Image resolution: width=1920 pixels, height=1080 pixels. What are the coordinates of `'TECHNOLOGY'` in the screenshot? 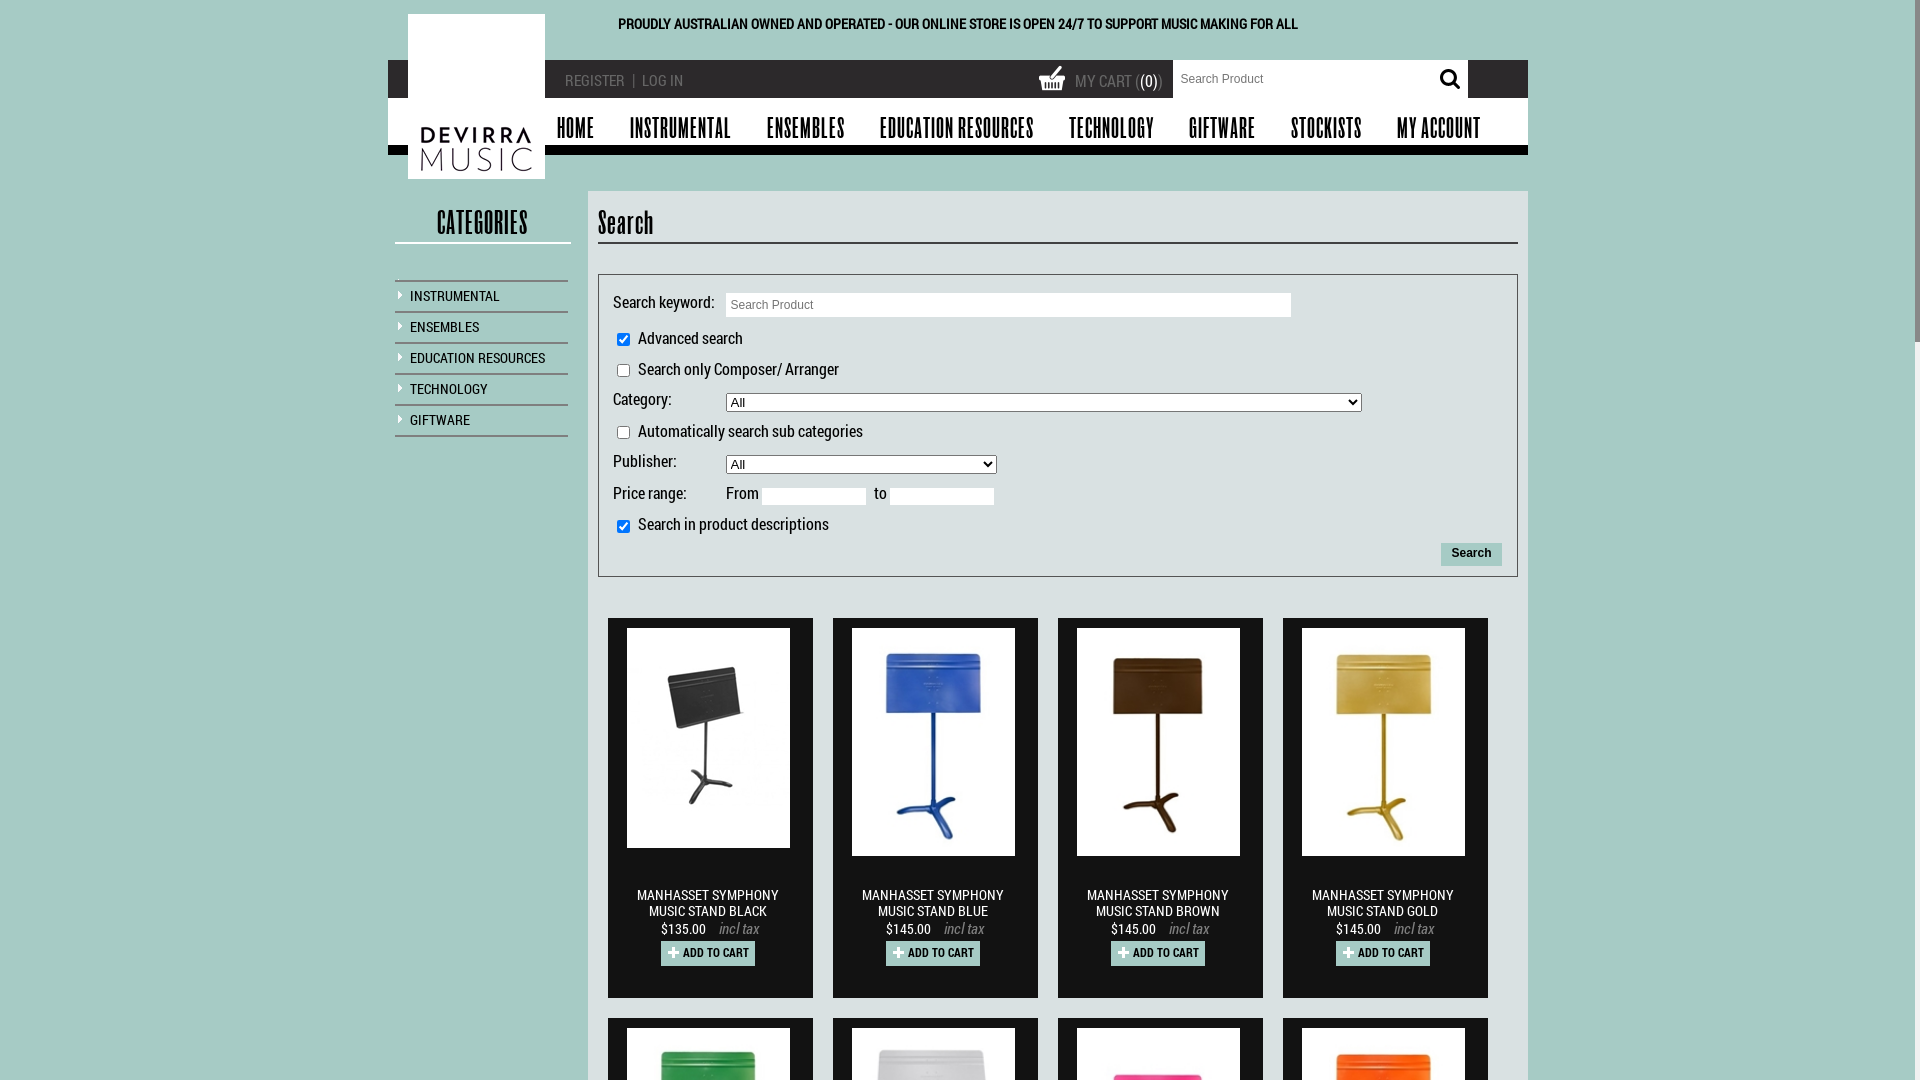 It's located at (1109, 128).